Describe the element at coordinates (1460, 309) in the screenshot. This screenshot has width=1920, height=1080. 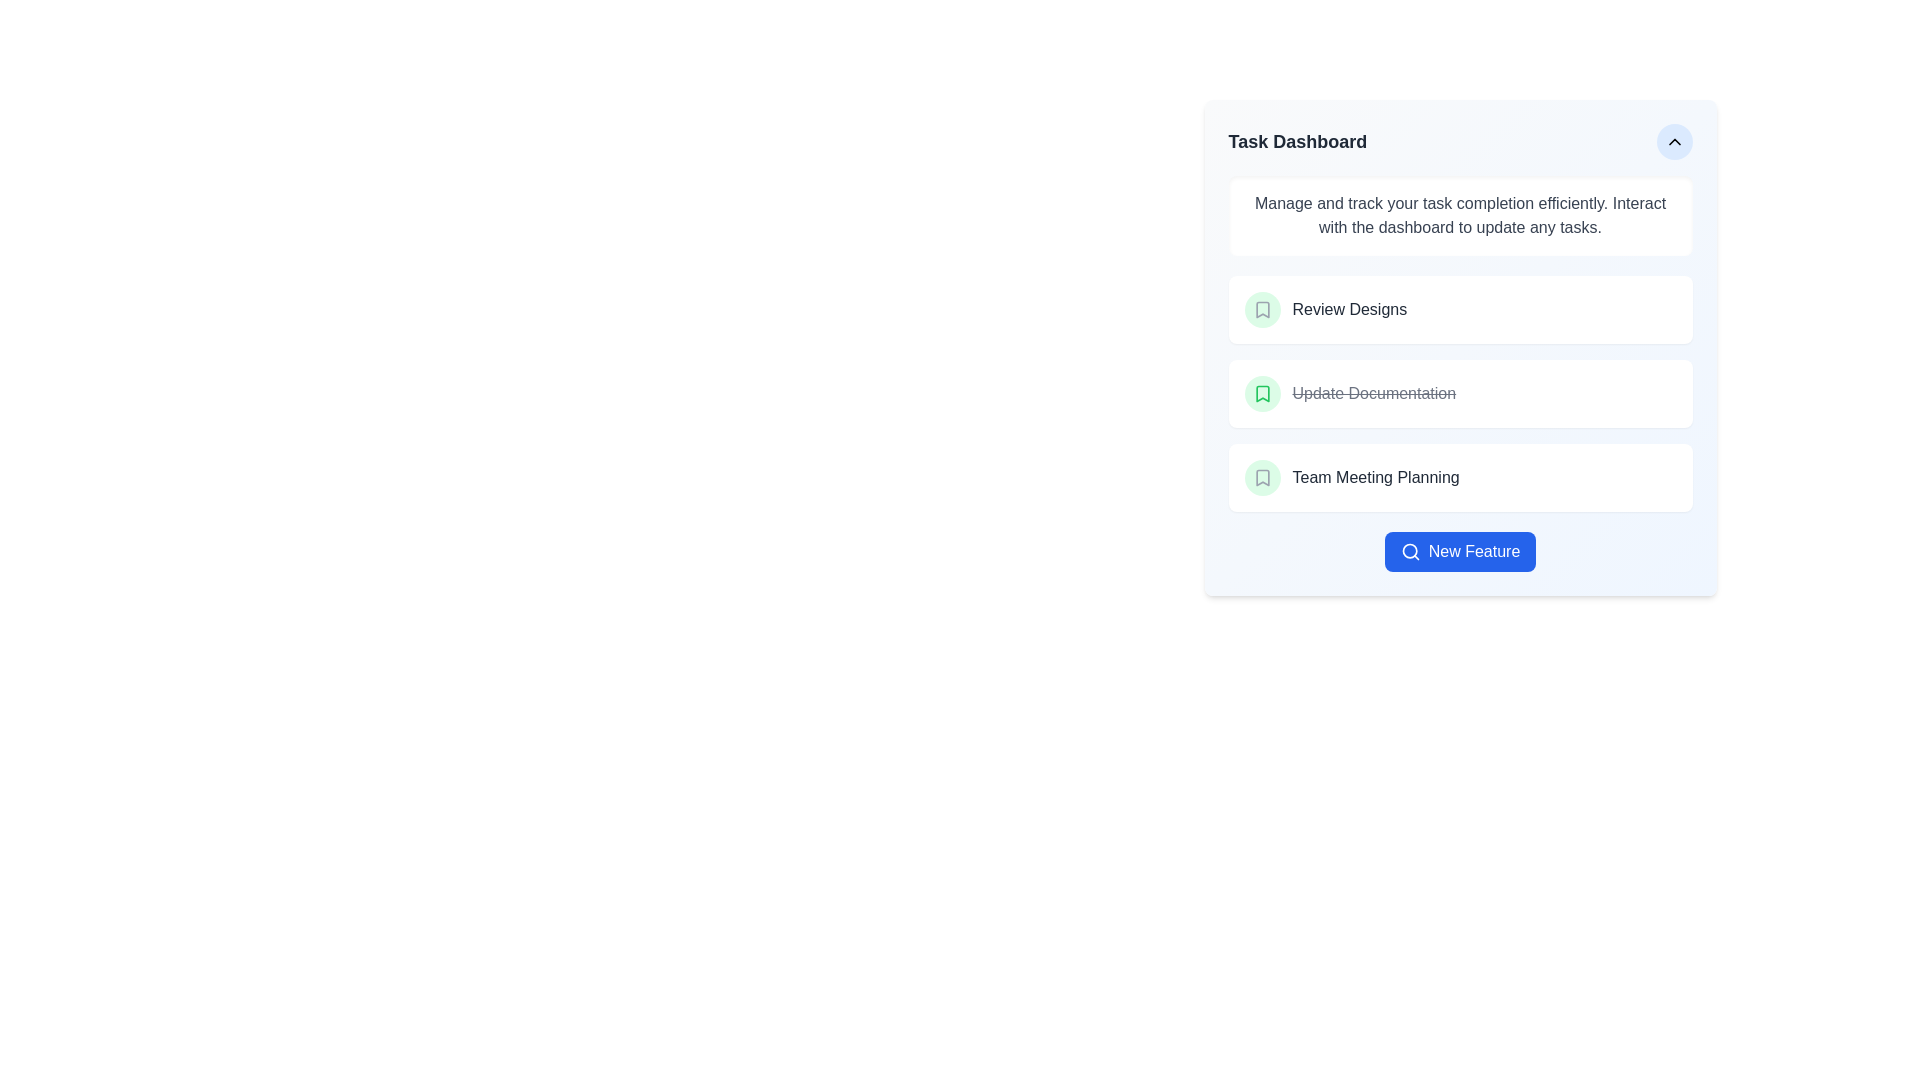
I see `the 'Review Designs' list item in the task dashboard` at that location.